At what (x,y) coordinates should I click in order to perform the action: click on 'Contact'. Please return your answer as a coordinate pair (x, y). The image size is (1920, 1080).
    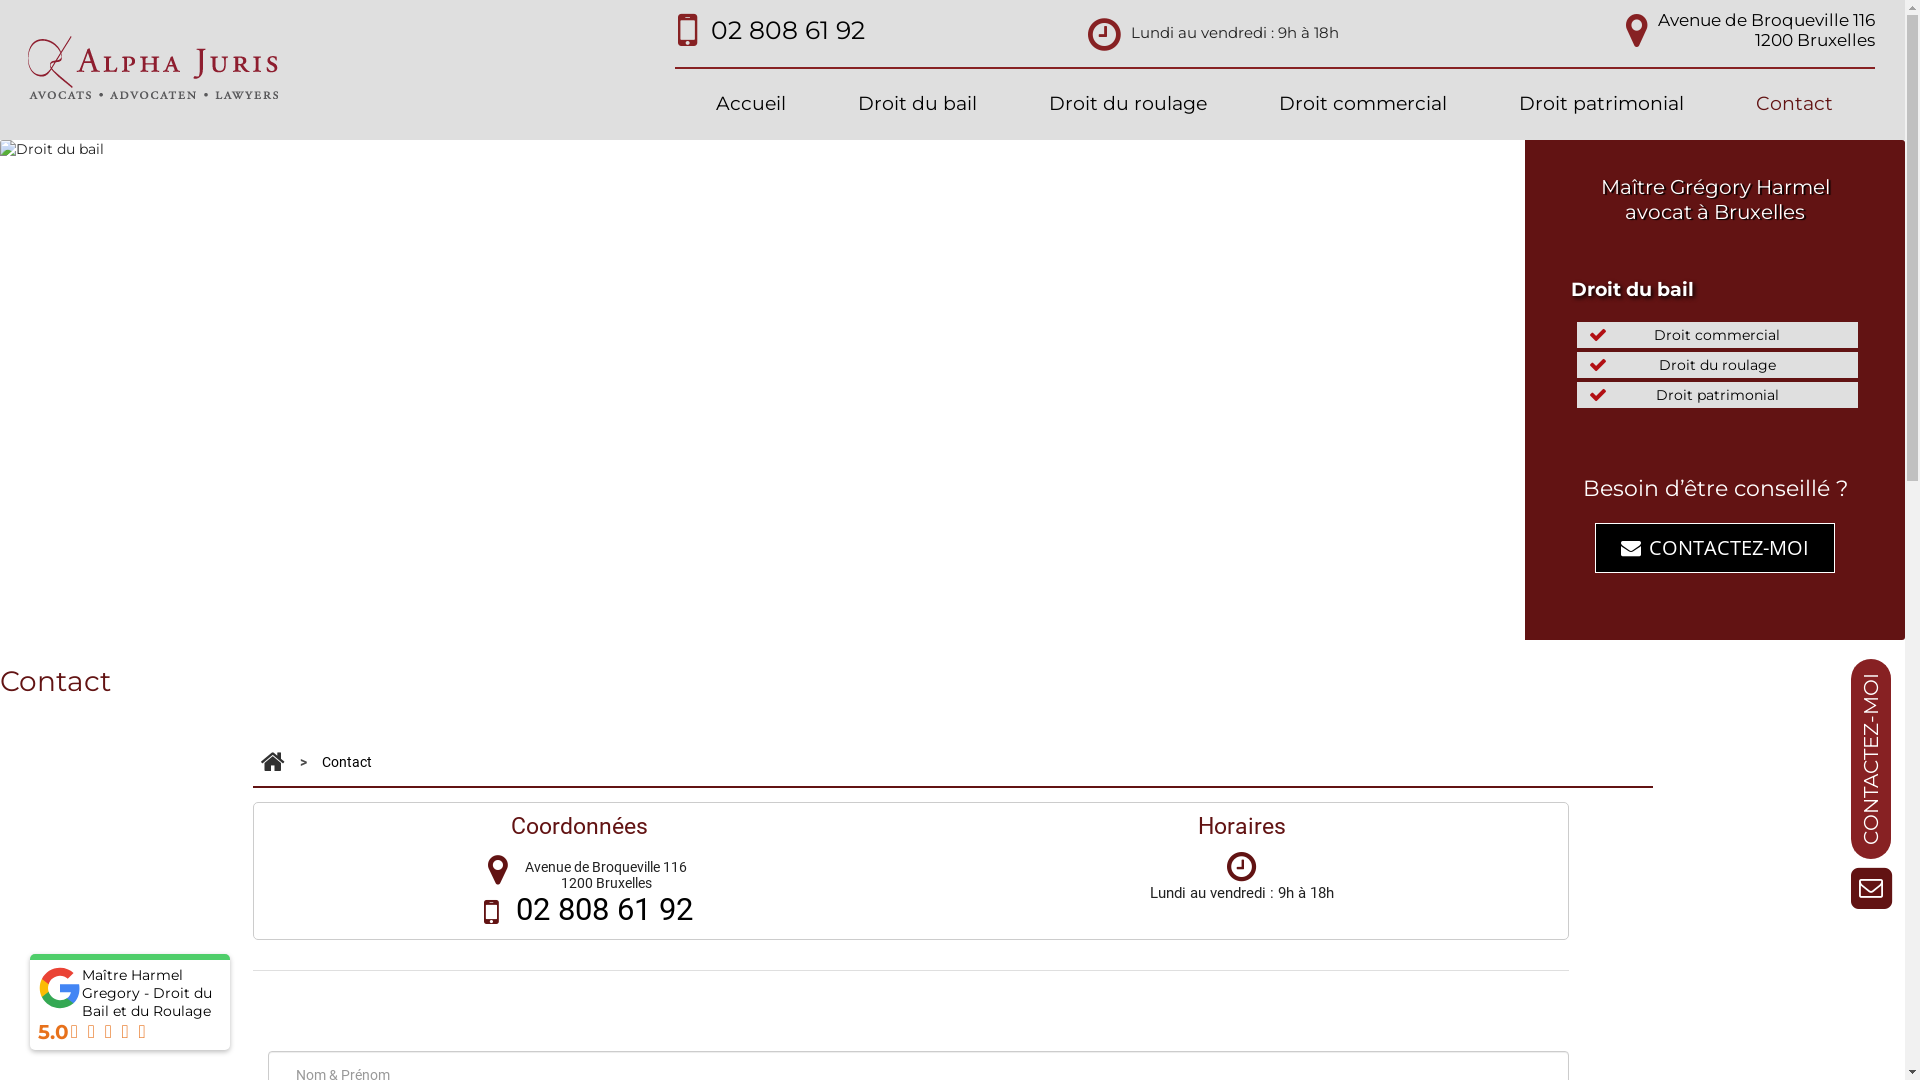
    Looking at the image, I should click on (1794, 104).